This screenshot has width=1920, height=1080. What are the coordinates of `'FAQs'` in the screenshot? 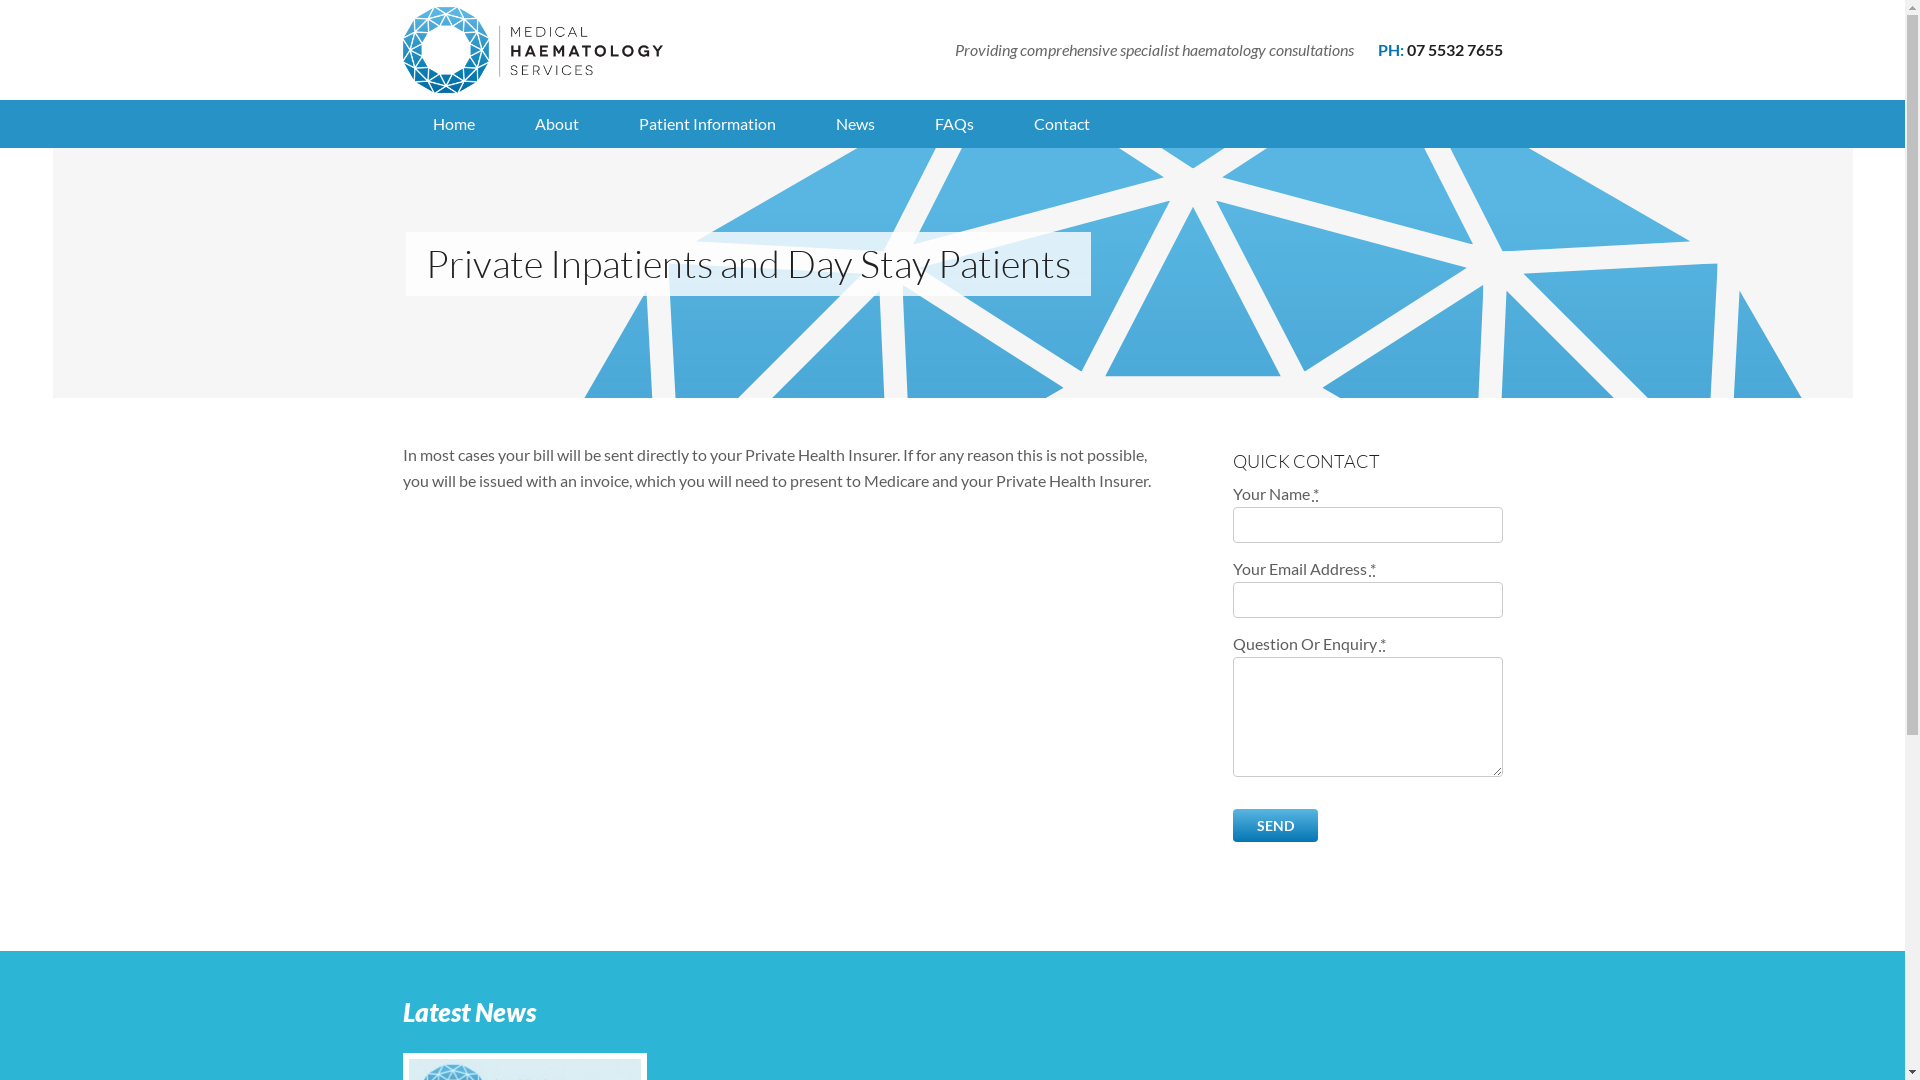 It's located at (952, 123).